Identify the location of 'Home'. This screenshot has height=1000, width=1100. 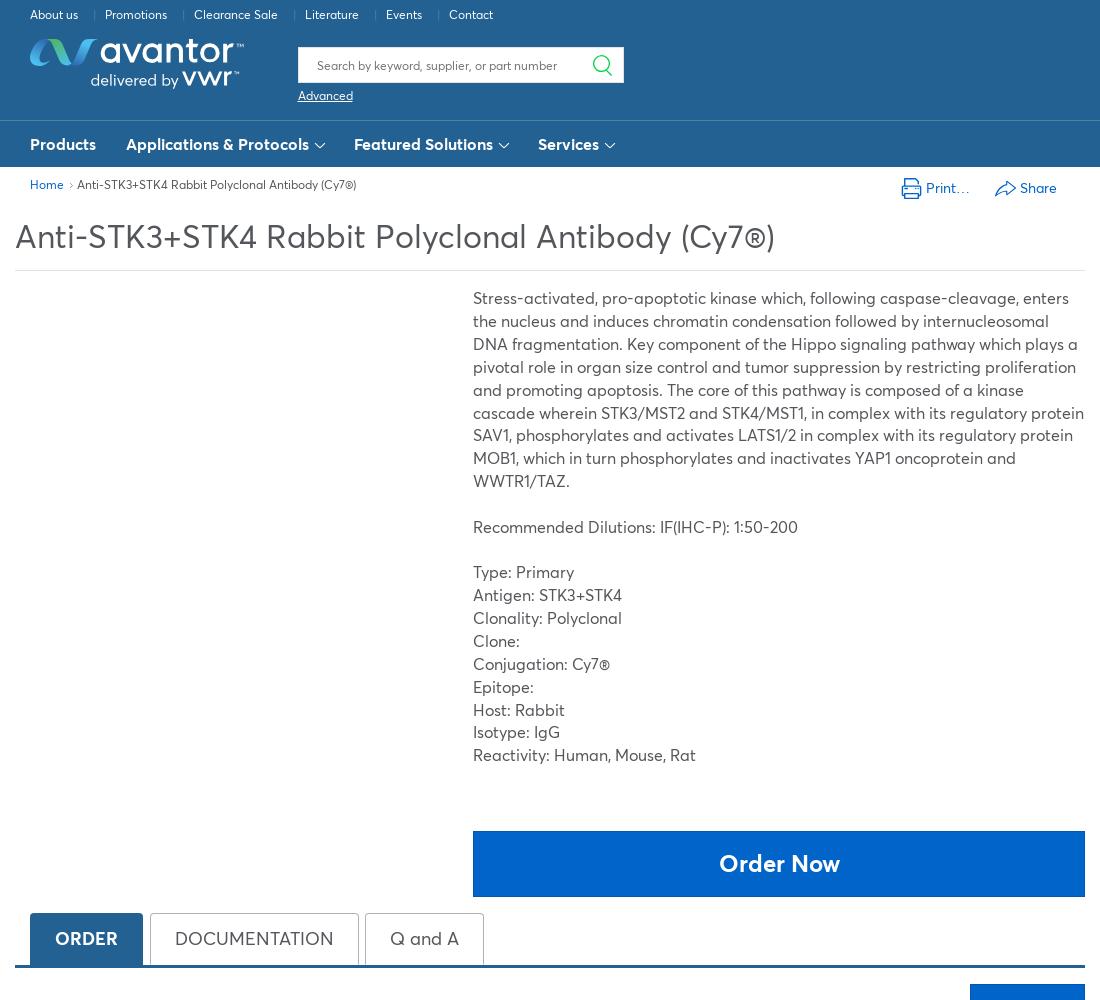
(45, 184).